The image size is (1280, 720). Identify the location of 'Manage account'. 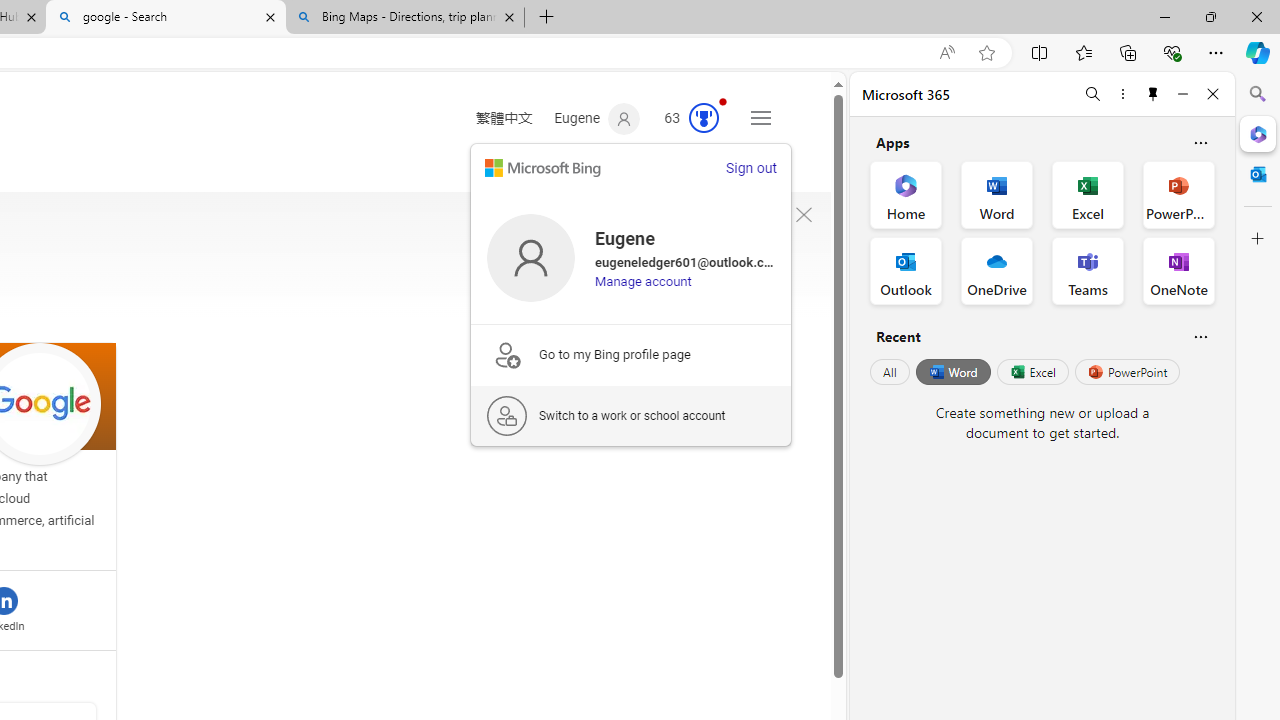
(643, 281).